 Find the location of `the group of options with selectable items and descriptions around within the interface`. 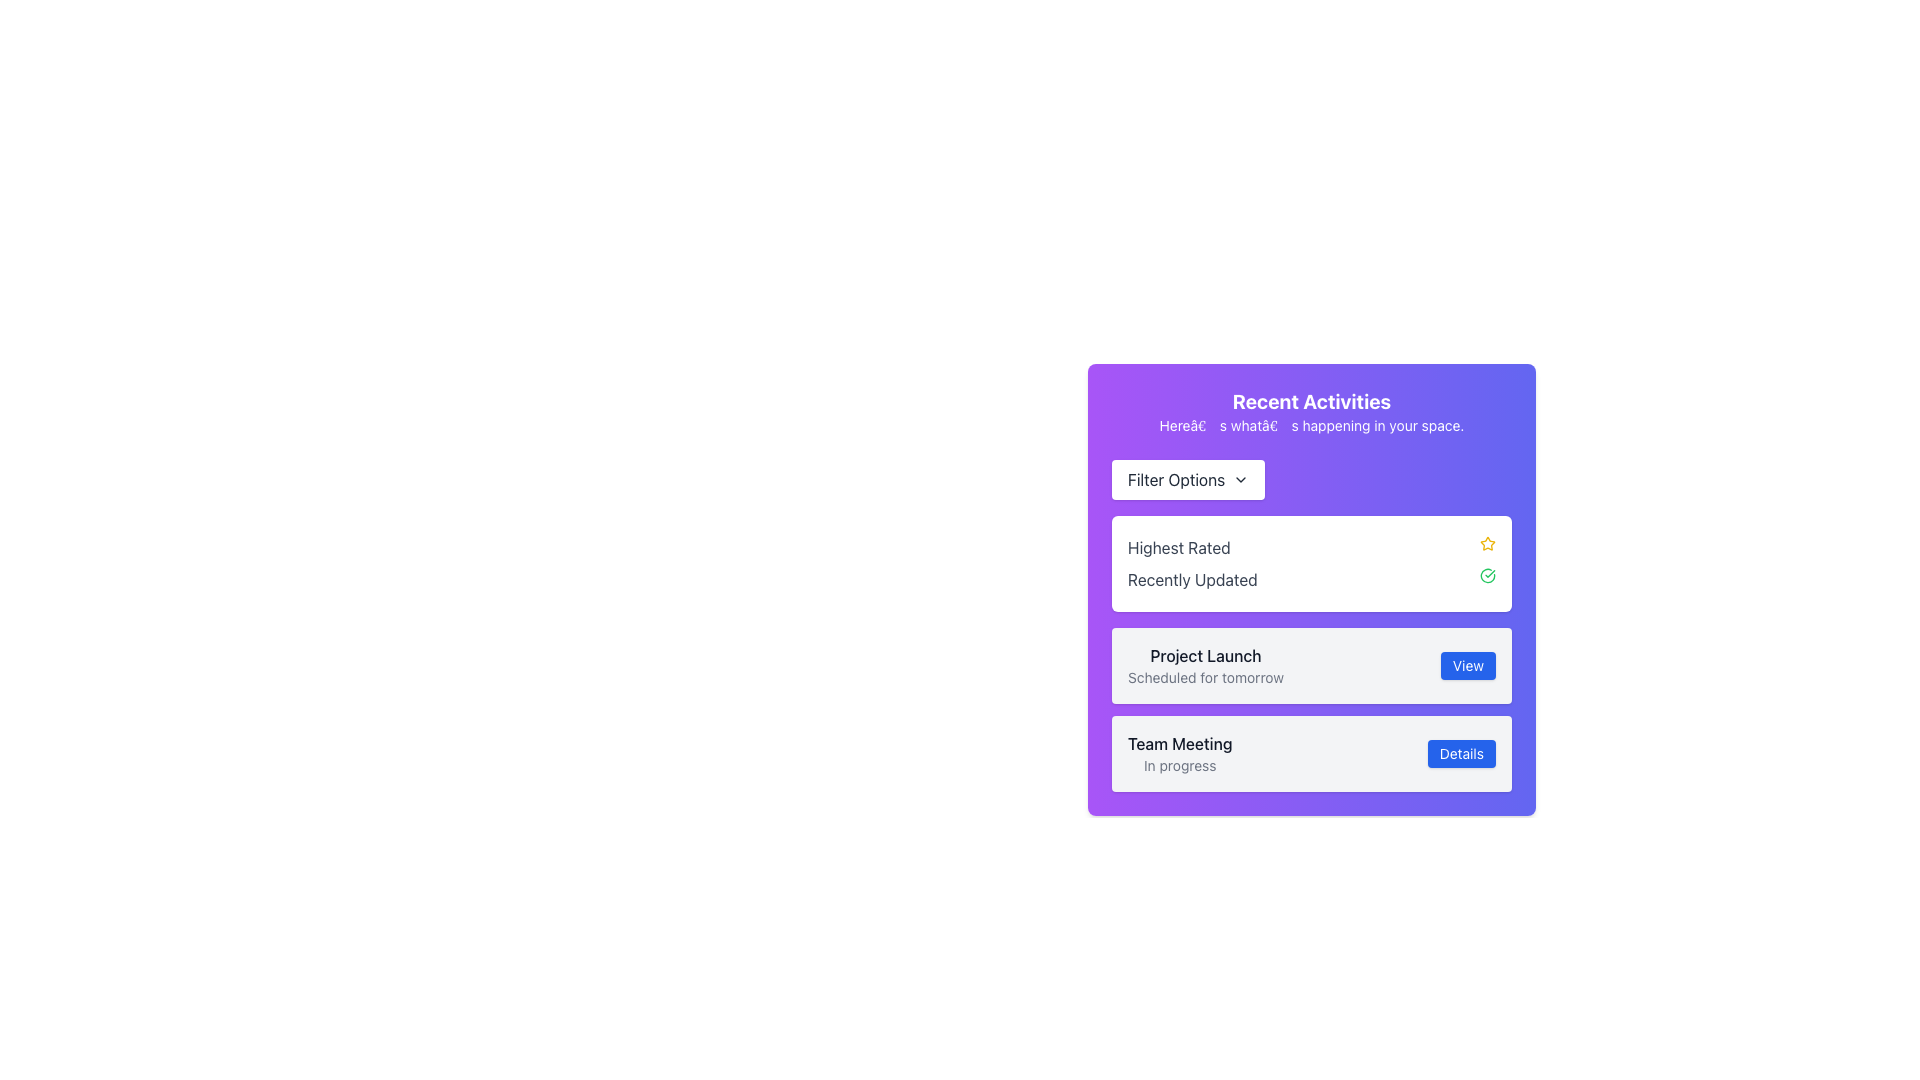

the group of options with selectable items and descriptions around within the interface is located at coordinates (1311, 535).